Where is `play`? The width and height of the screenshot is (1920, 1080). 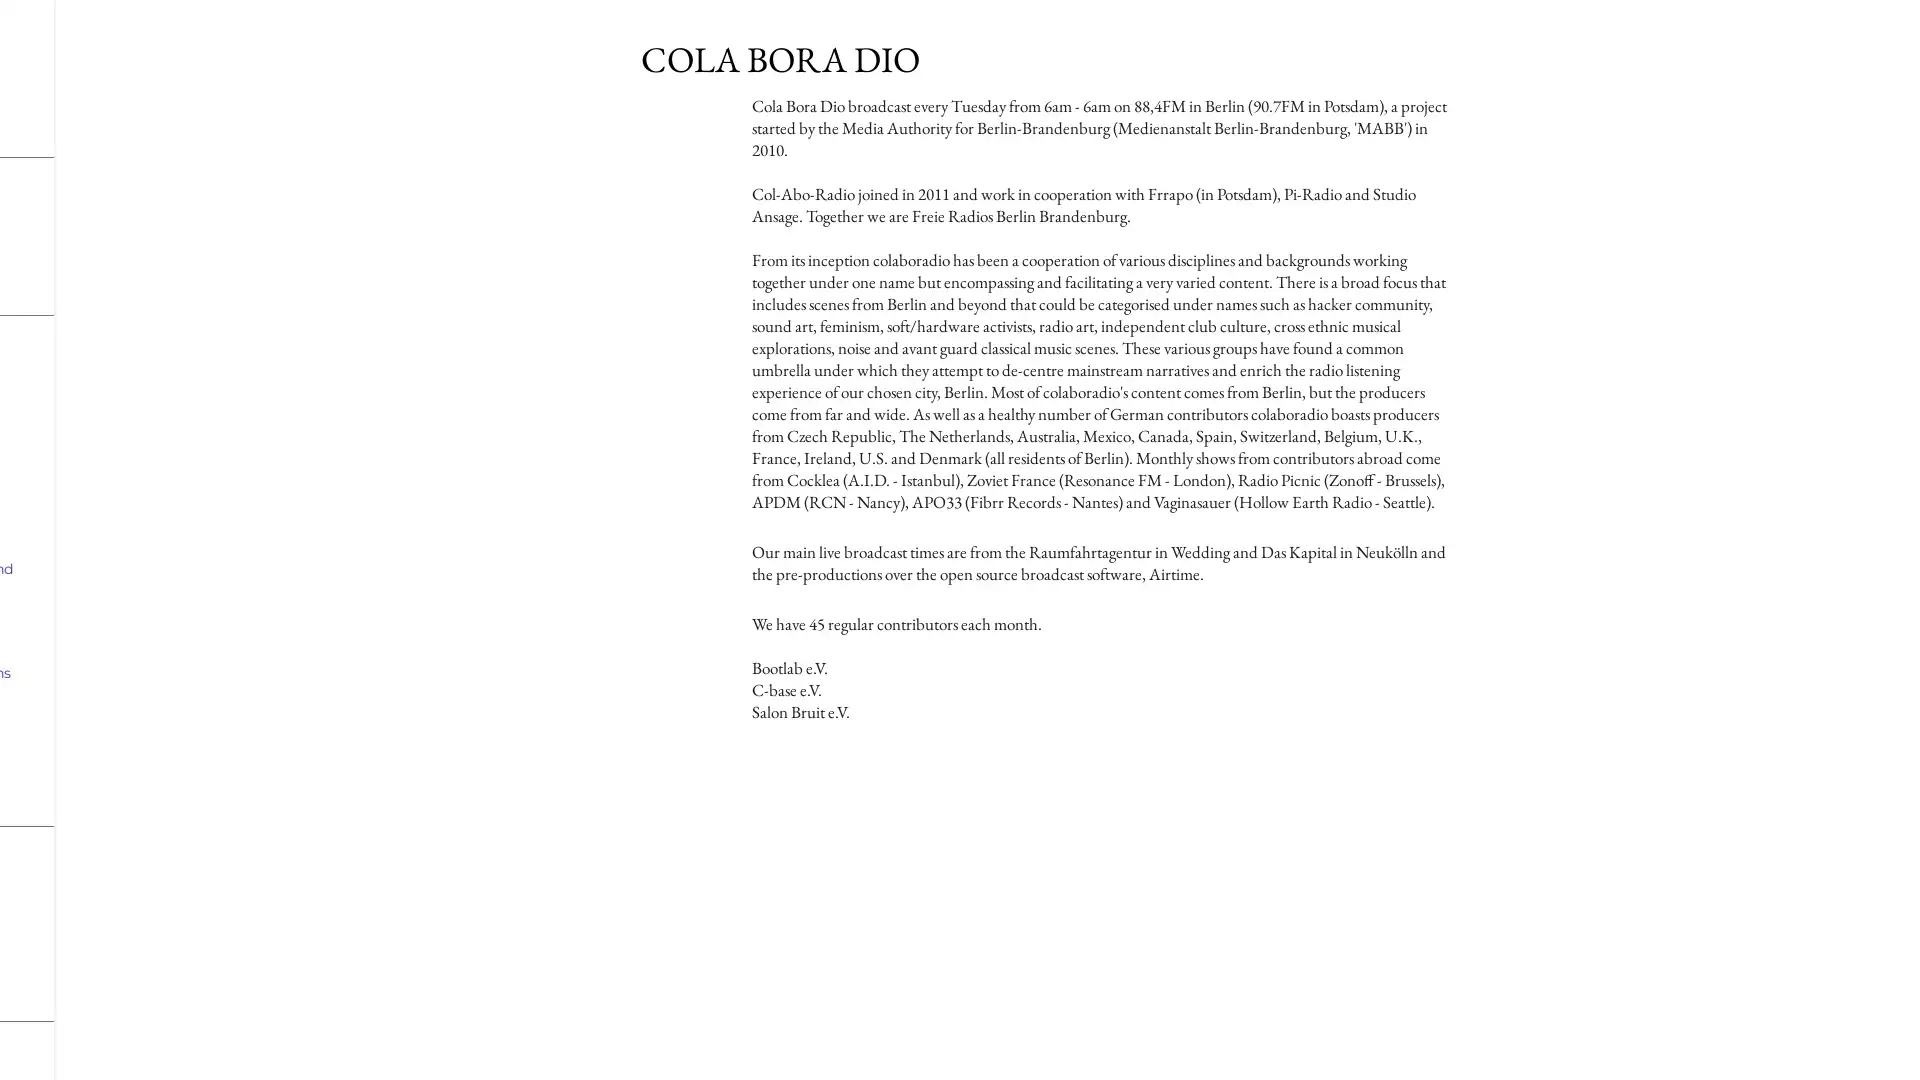
play is located at coordinates (66, 84).